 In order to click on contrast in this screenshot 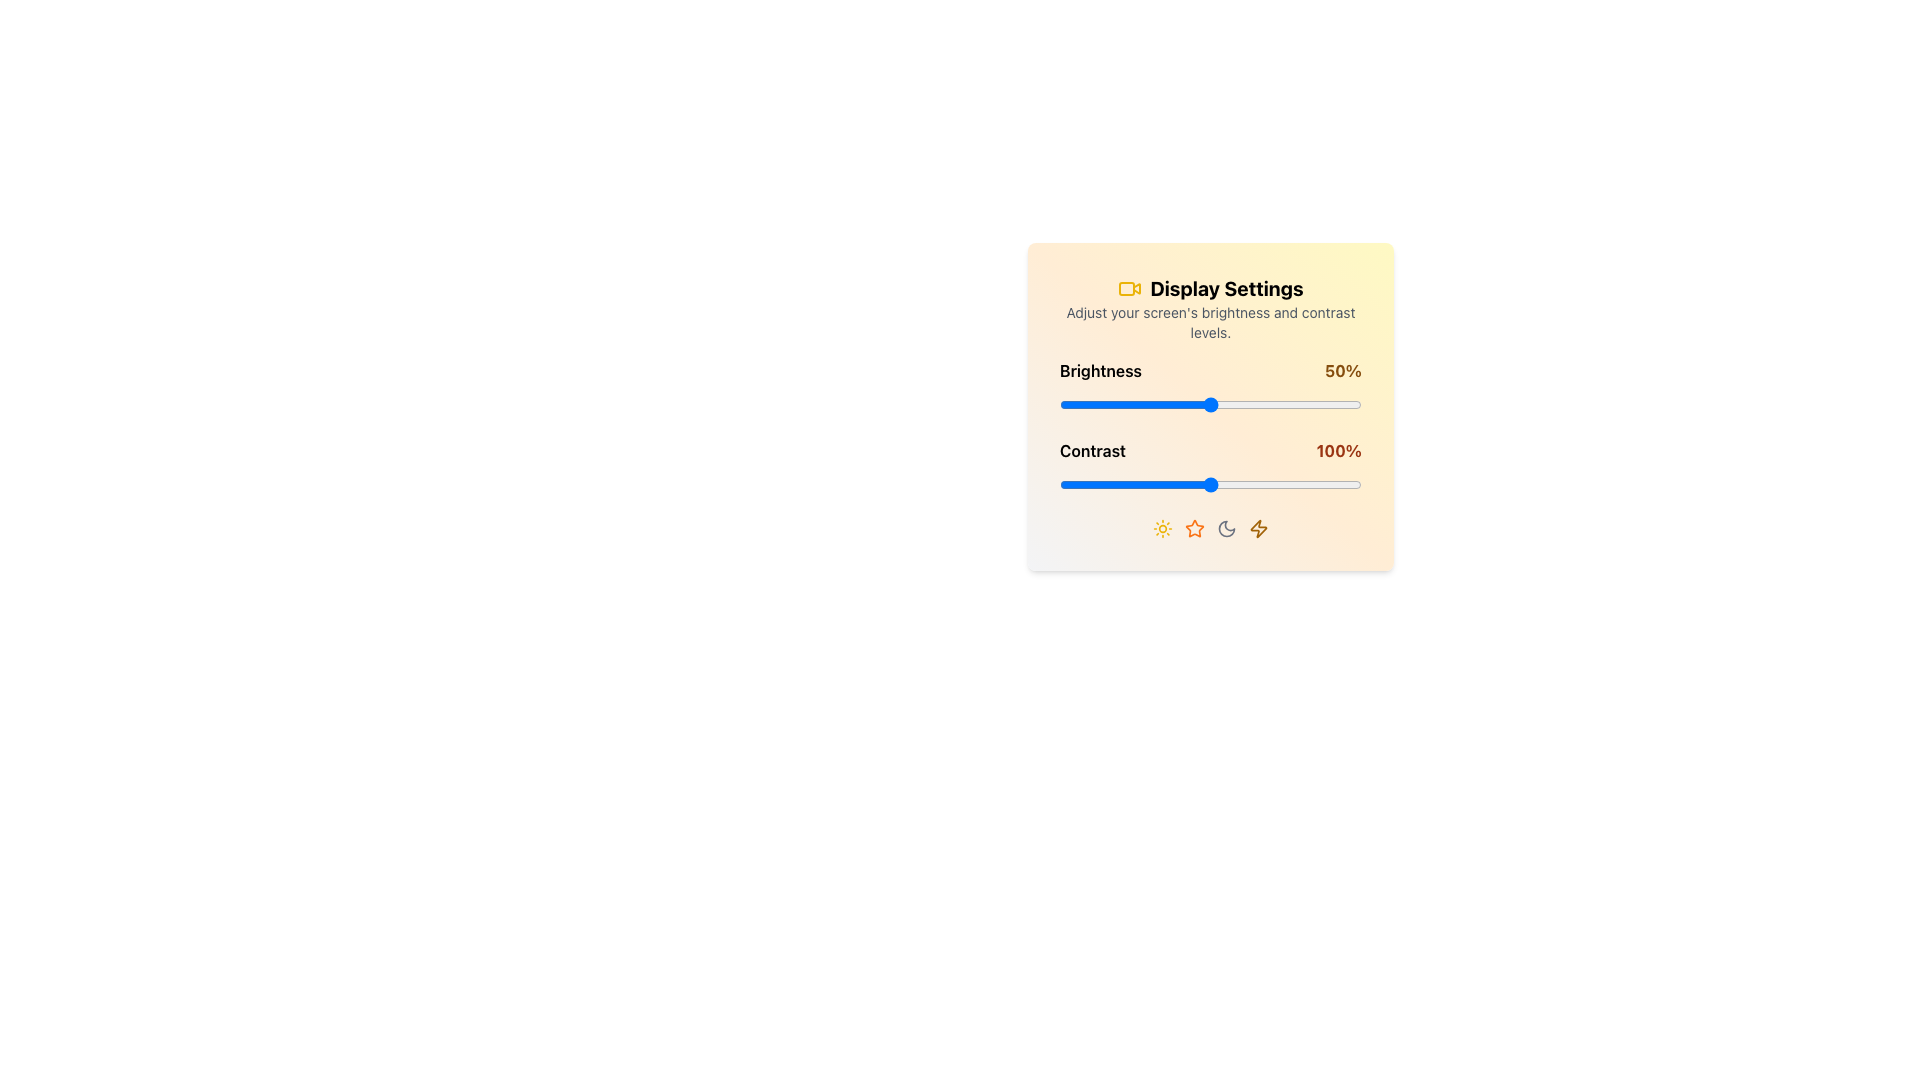, I will do `click(1153, 485)`.